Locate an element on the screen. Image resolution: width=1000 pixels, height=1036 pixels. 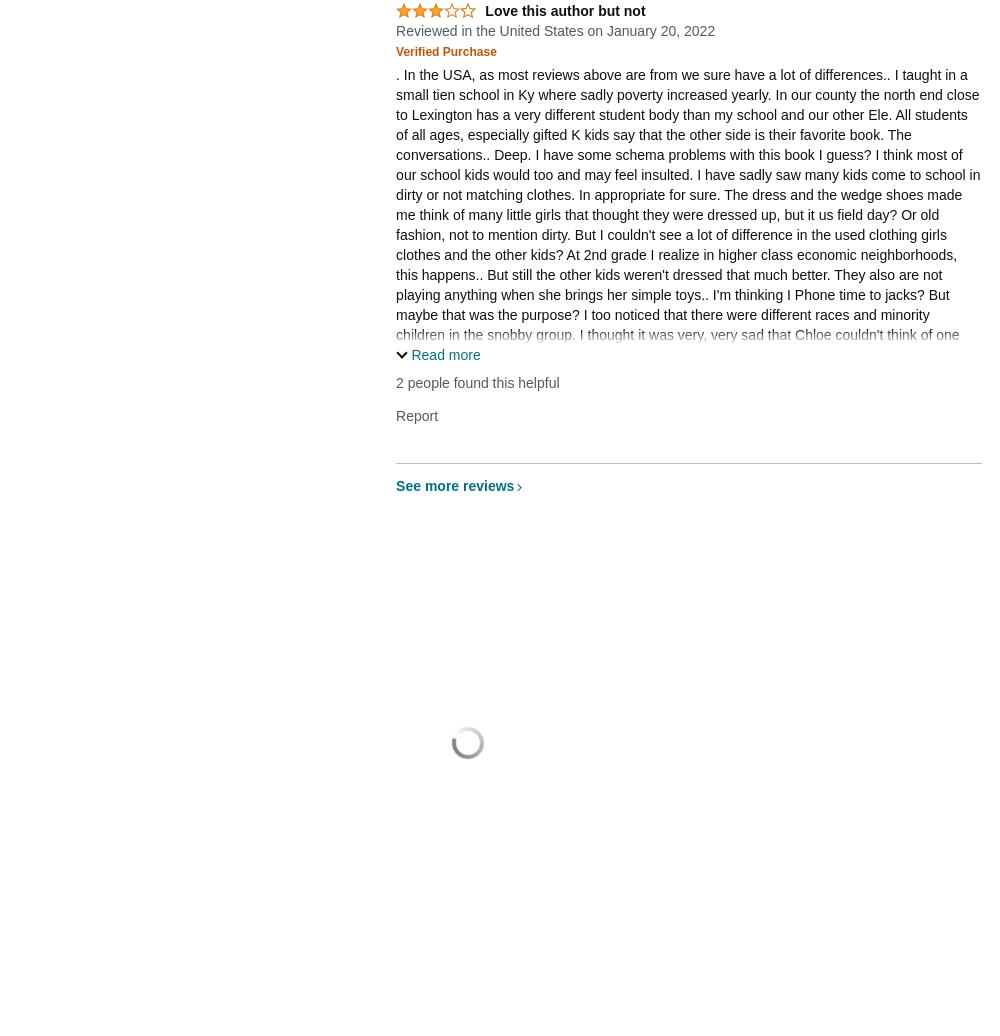
'View or edit your browsing history' is located at coordinates (862, 1008).